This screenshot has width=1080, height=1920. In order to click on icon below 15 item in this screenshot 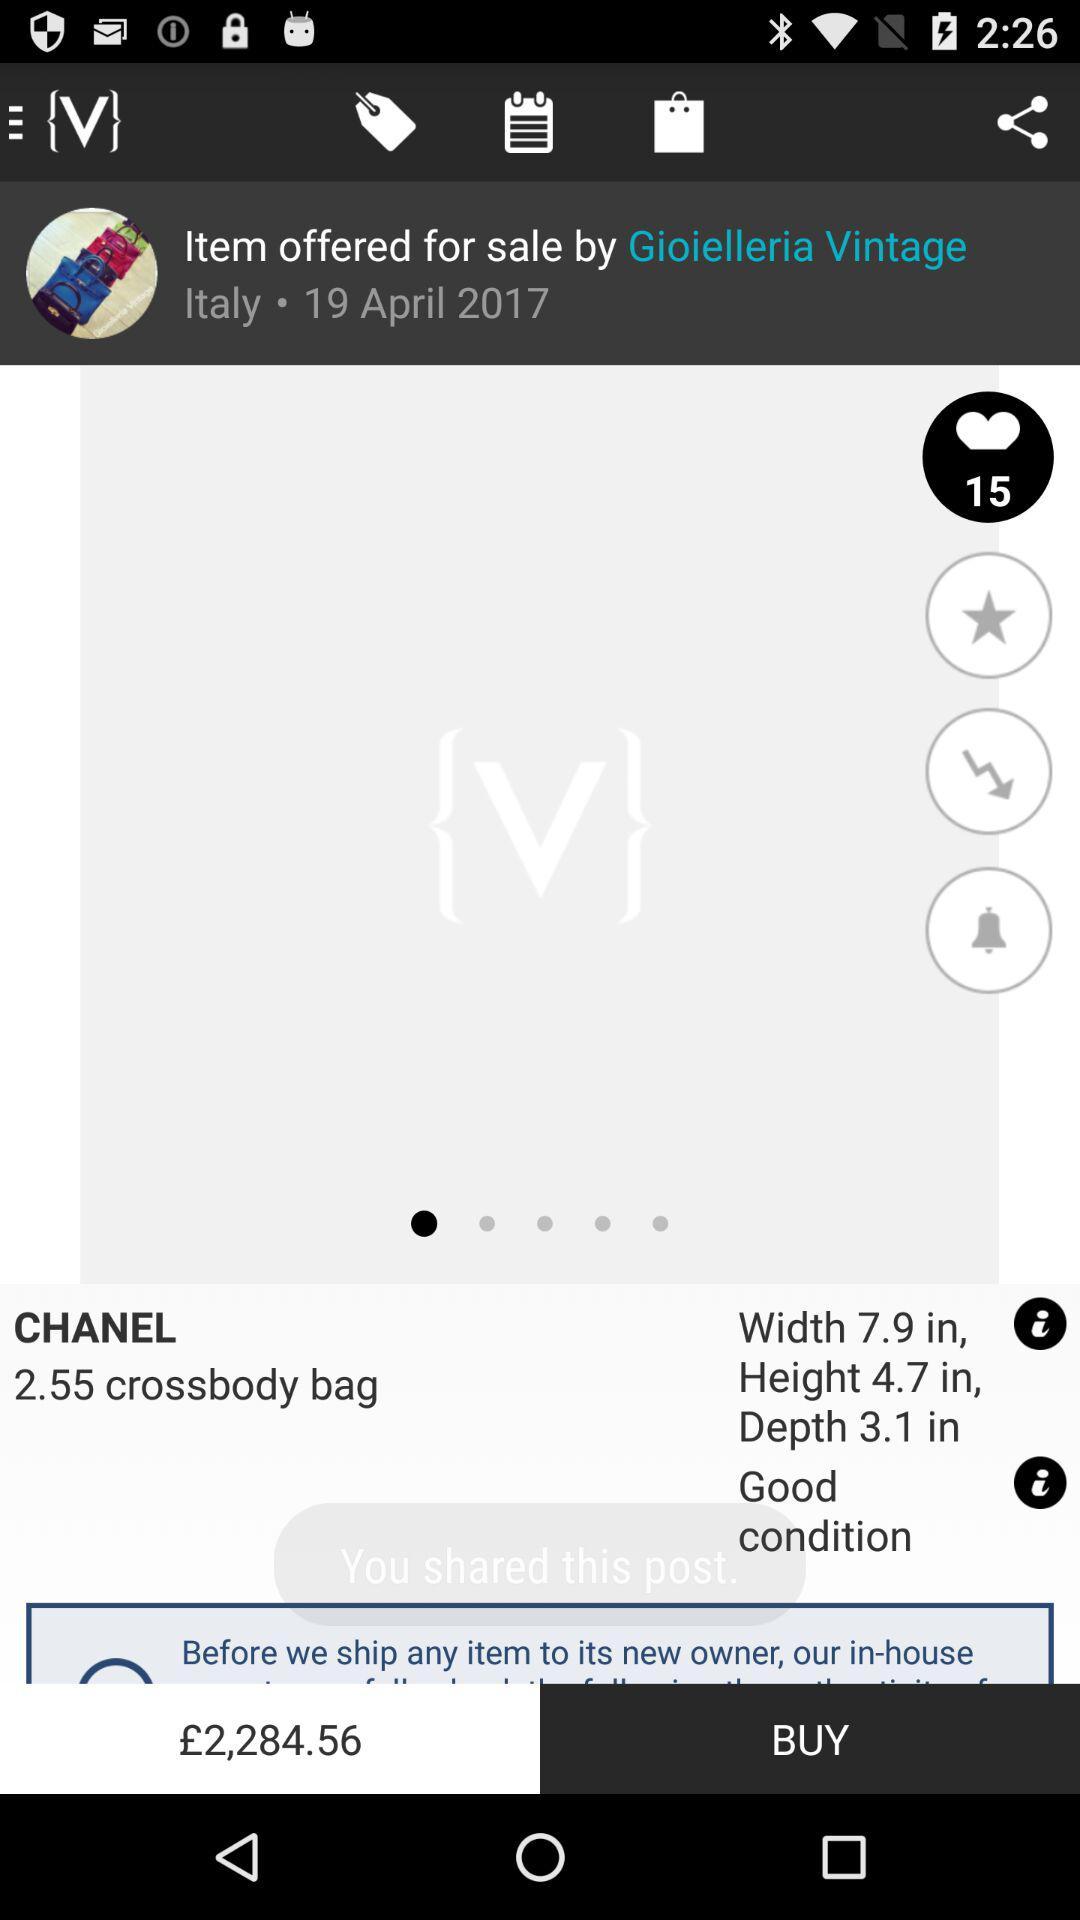, I will do `click(987, 613)`.